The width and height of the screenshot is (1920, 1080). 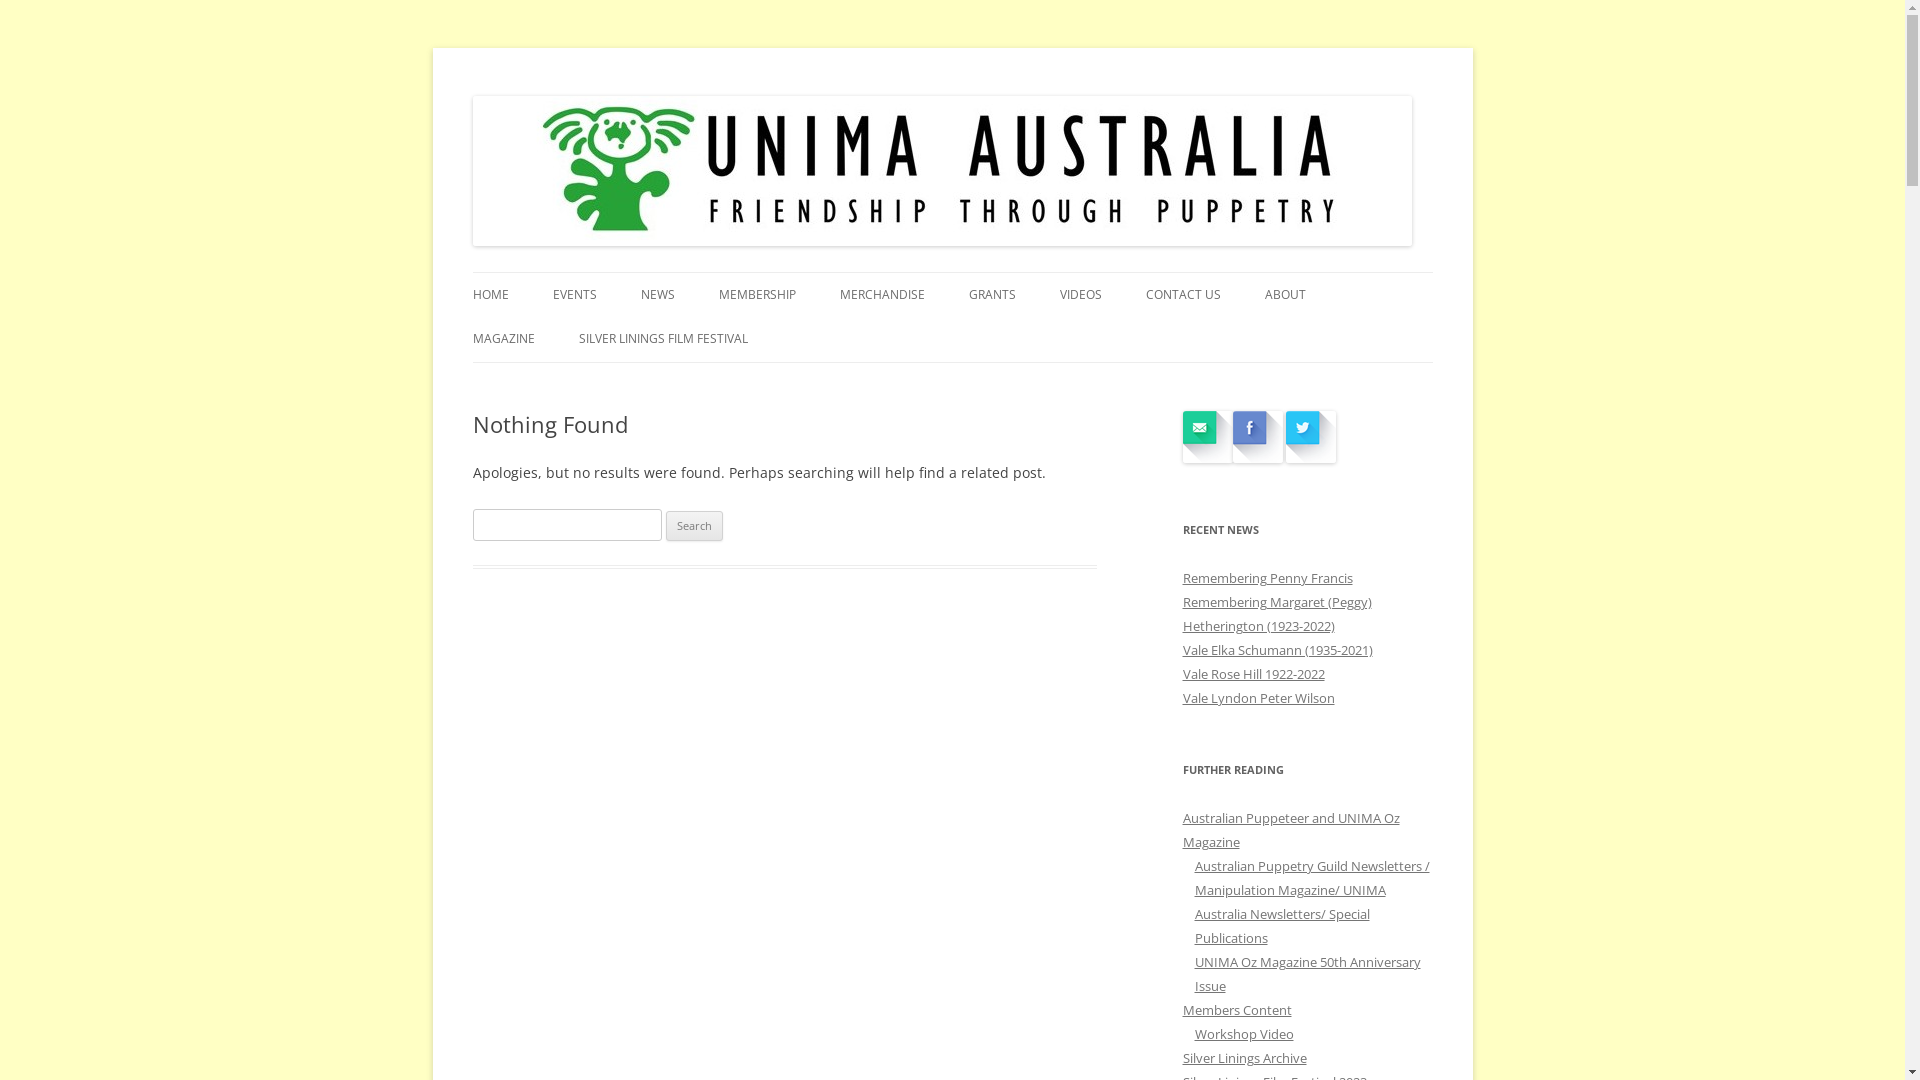 I want to click on 'Vale Rose Hill 1922-2022', so click(x=1251, y=674).